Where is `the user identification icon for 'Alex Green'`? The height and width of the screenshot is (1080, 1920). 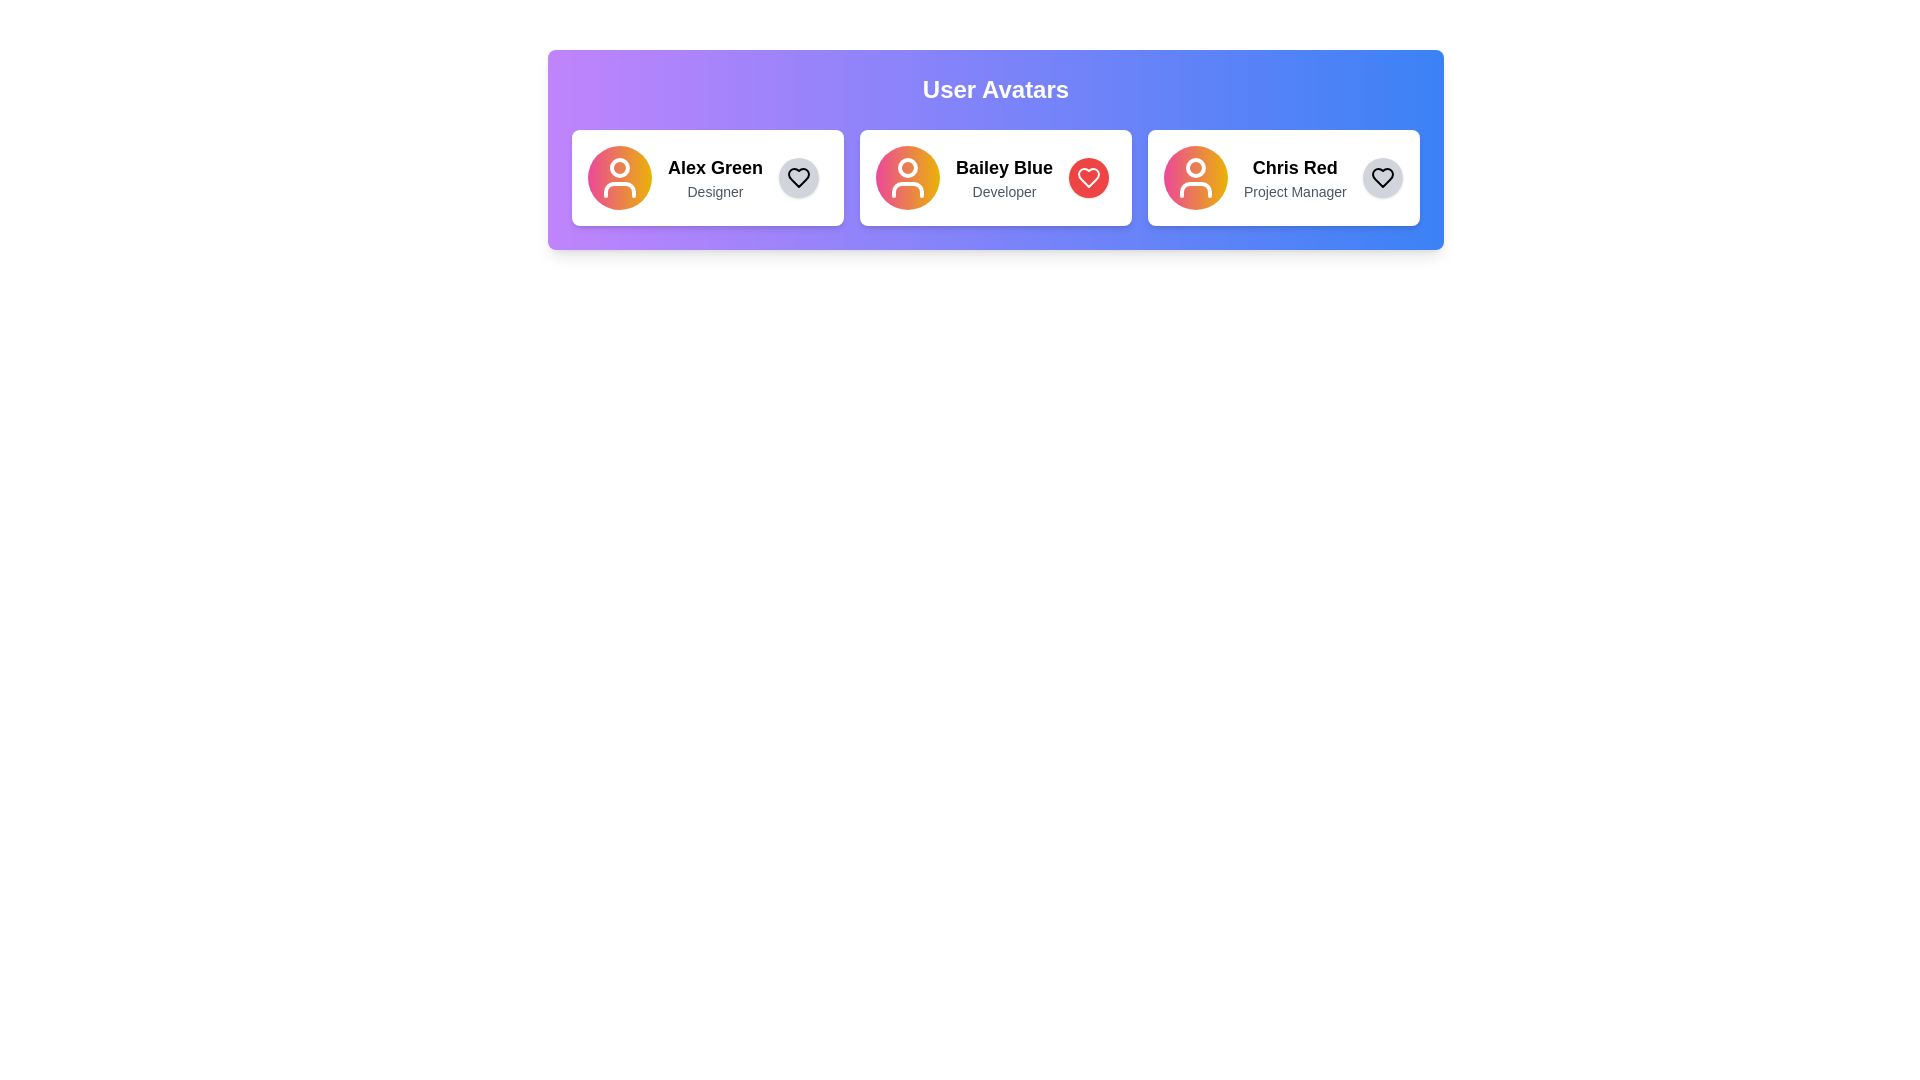 the user identification icon for 'Alex Green' is located at coordinates (618, 176).